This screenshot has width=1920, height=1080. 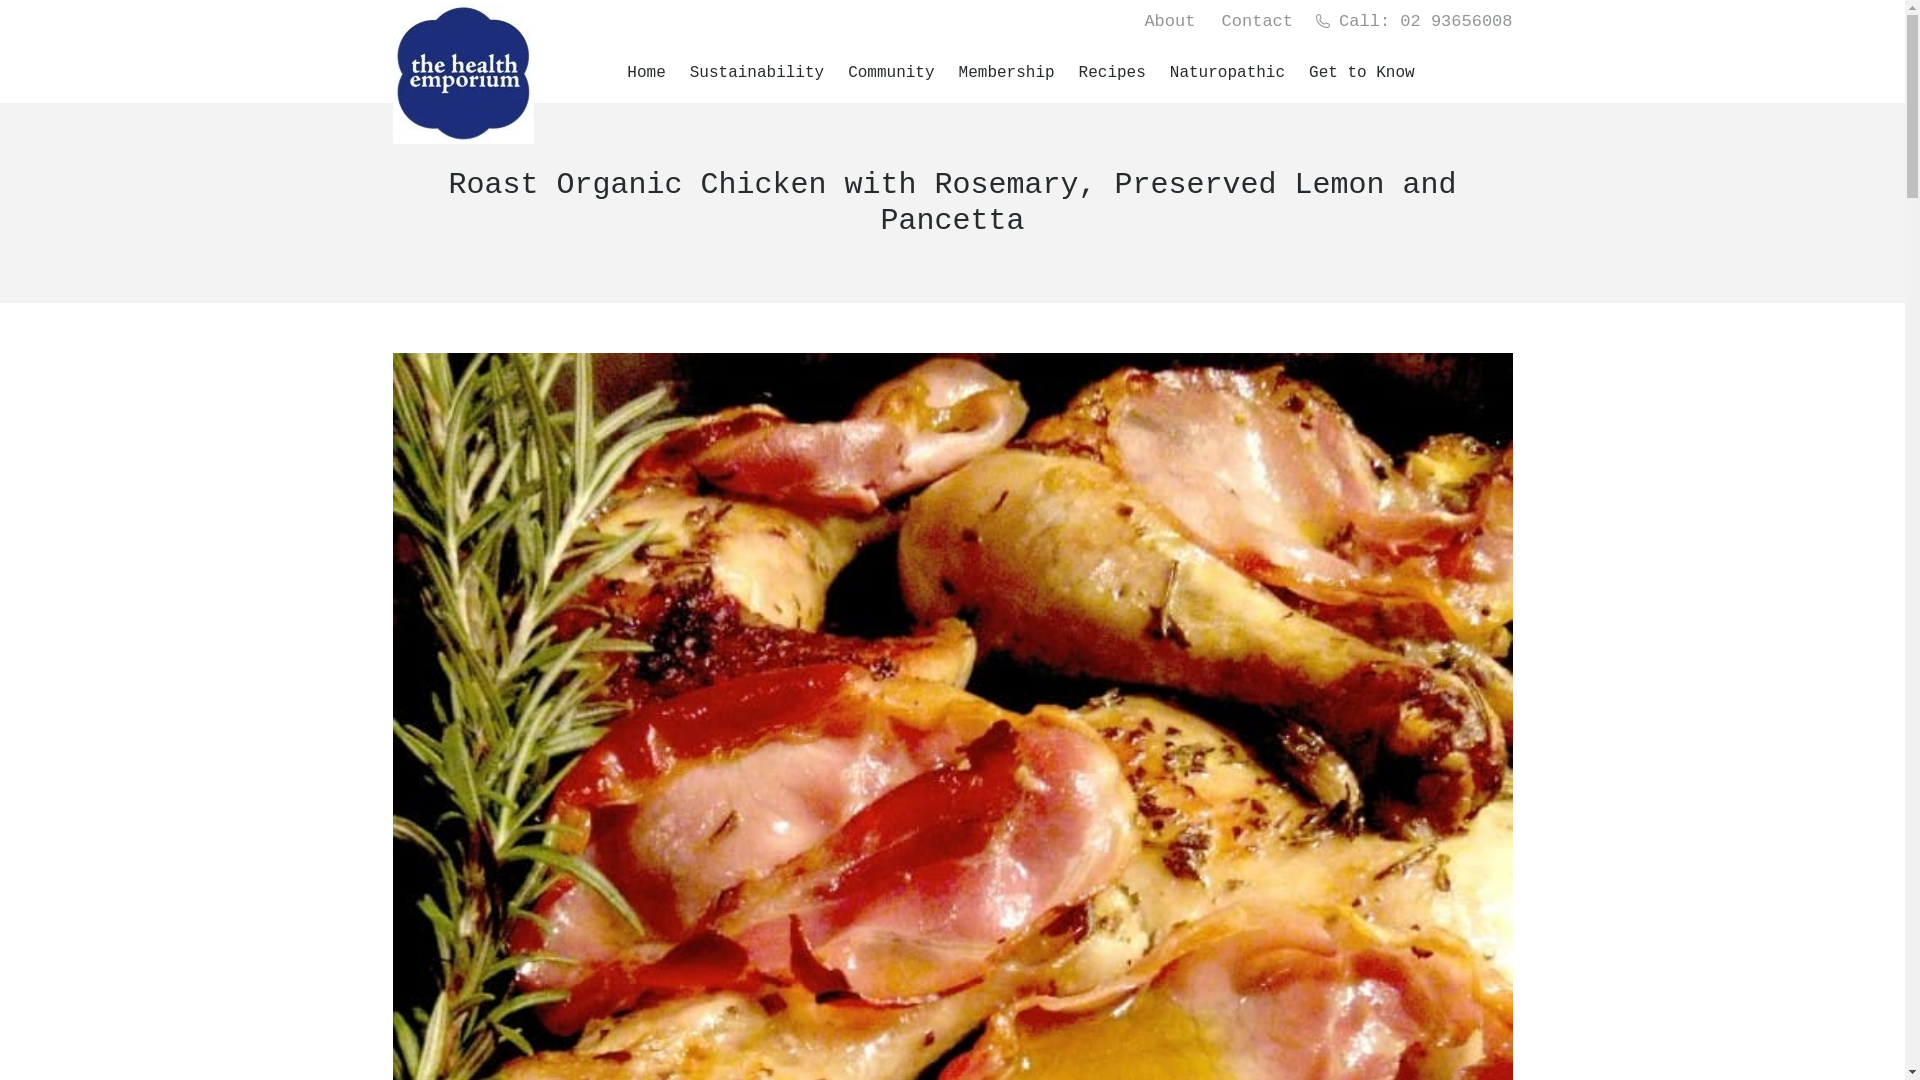 I want to click on 'Recipes', so click(x=1113, y=72).